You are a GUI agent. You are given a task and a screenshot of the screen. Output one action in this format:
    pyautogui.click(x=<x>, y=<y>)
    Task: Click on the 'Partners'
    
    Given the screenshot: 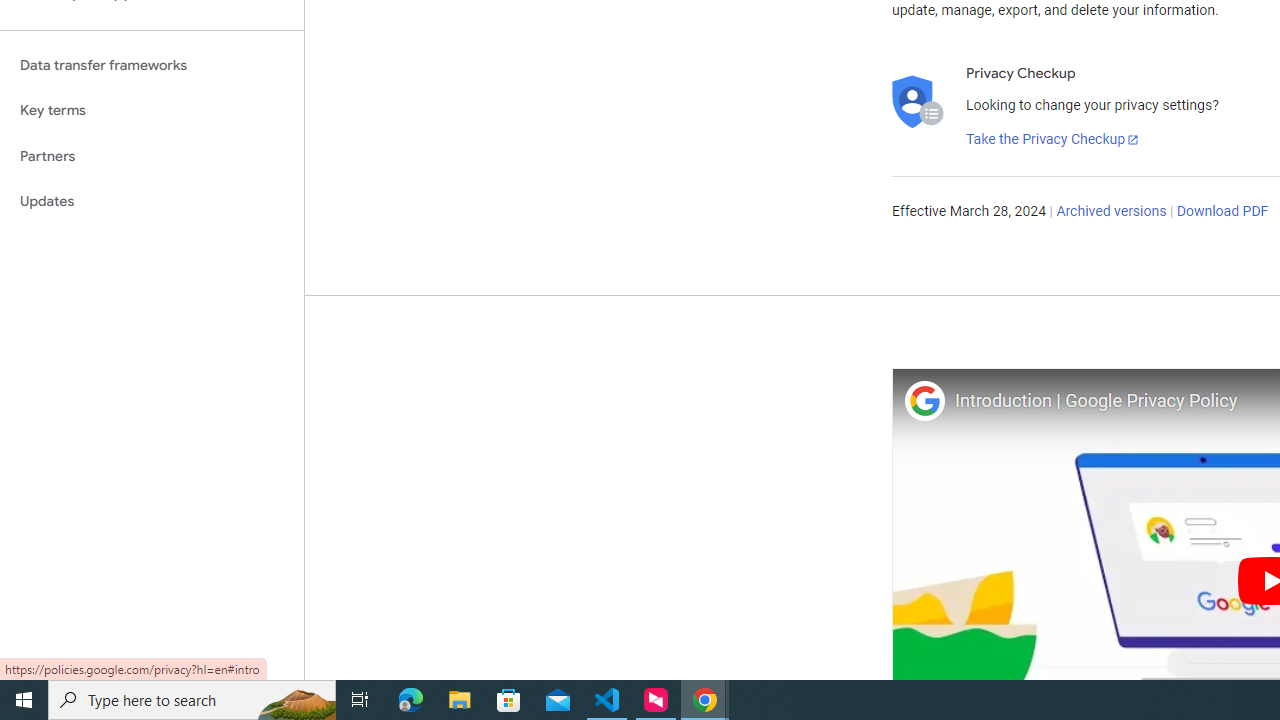 What is the action you would take?
    pyautogui.click(x=151, y=155)
    